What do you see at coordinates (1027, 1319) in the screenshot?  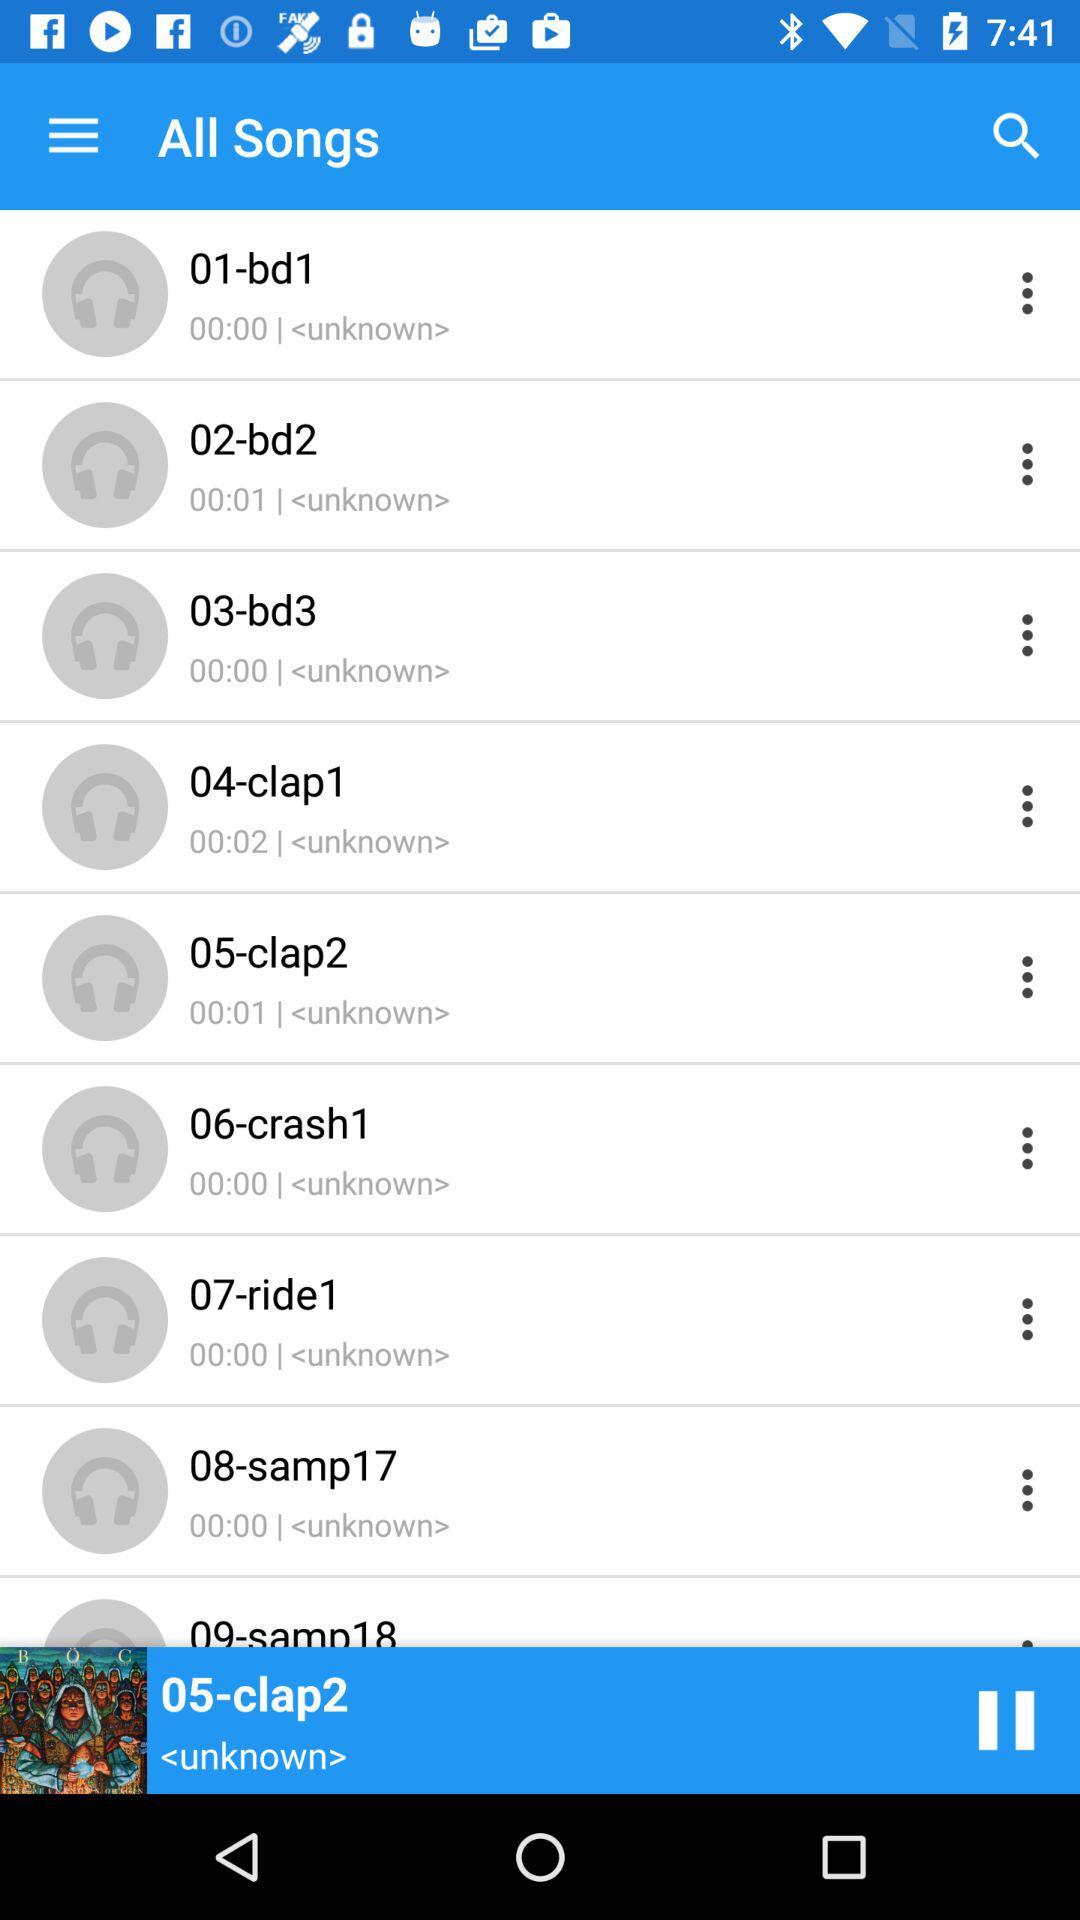 I see `more information` at bounding box center [1027, 1319].